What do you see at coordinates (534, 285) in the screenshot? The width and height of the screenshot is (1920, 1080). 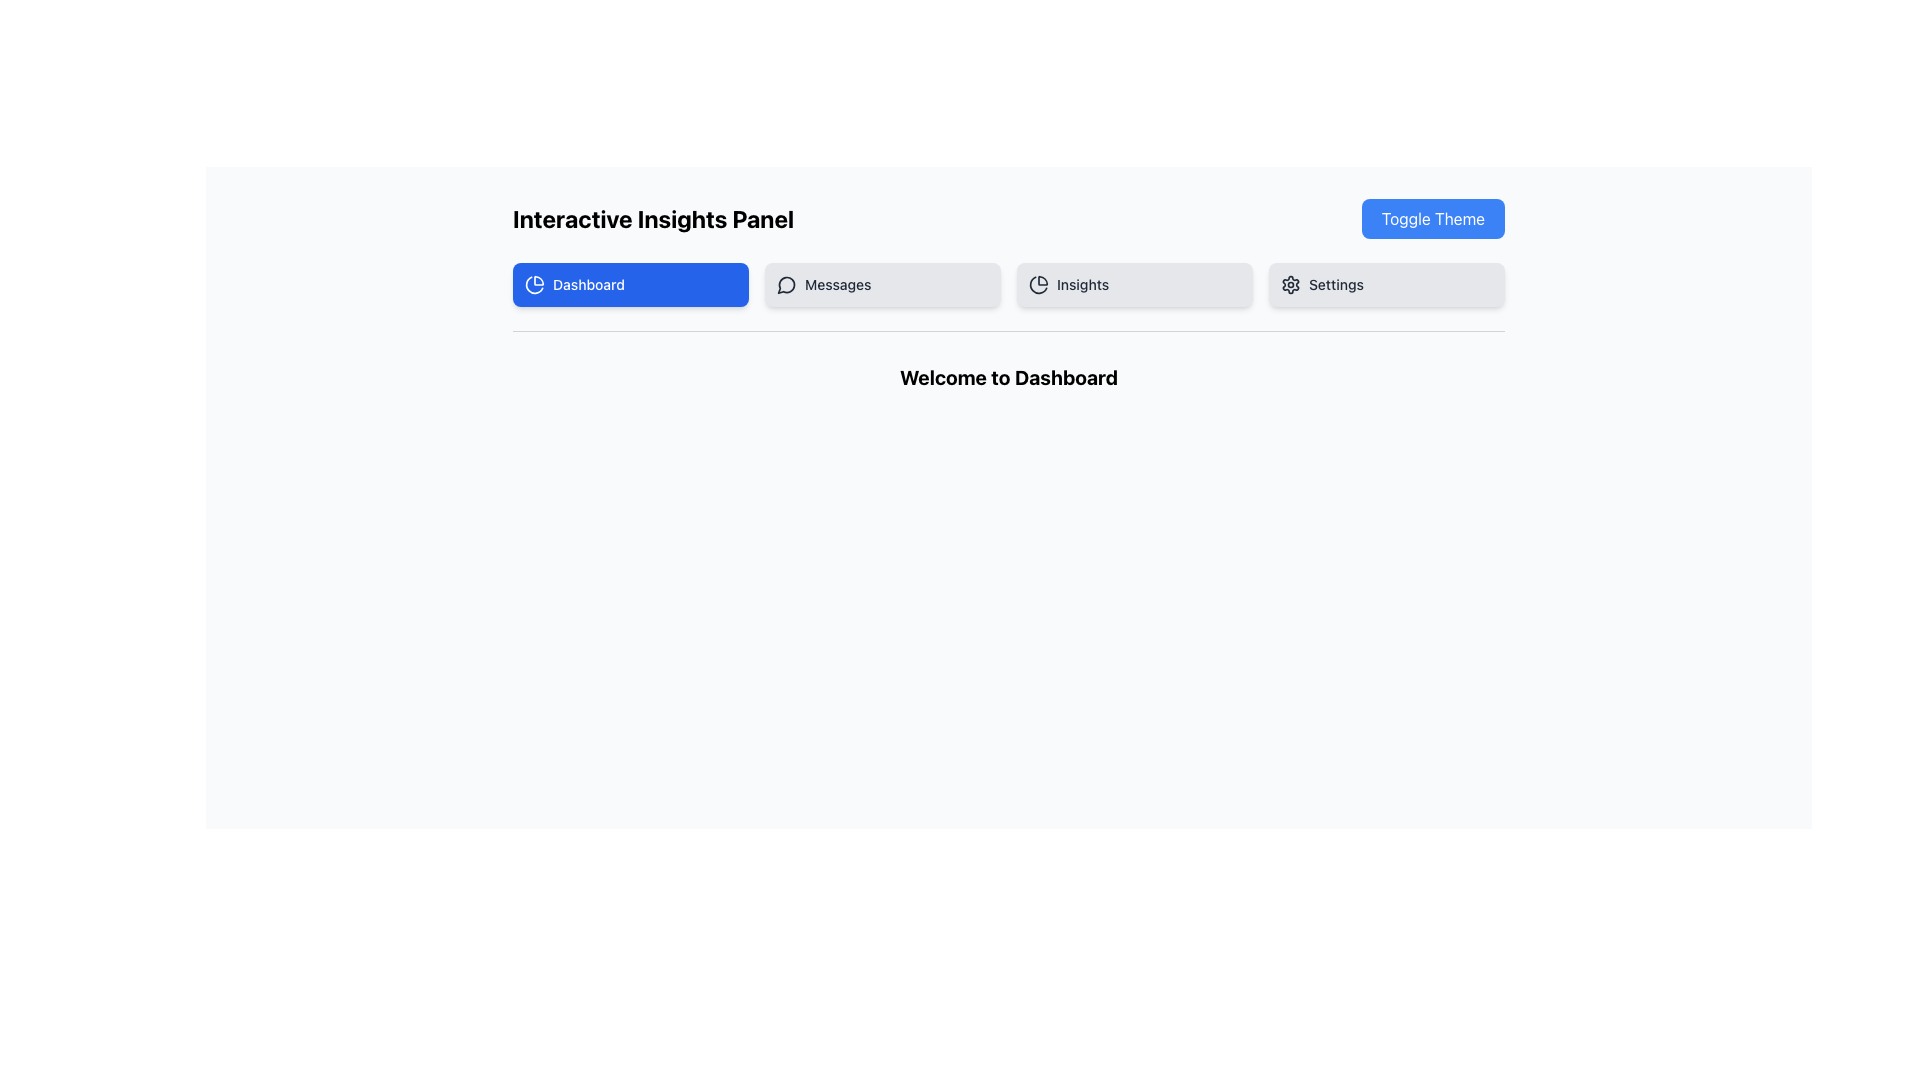 I see `the 'Dashboard' button which is represented by an icon in the top-left navigation bar` at bounding box center [534, 285].